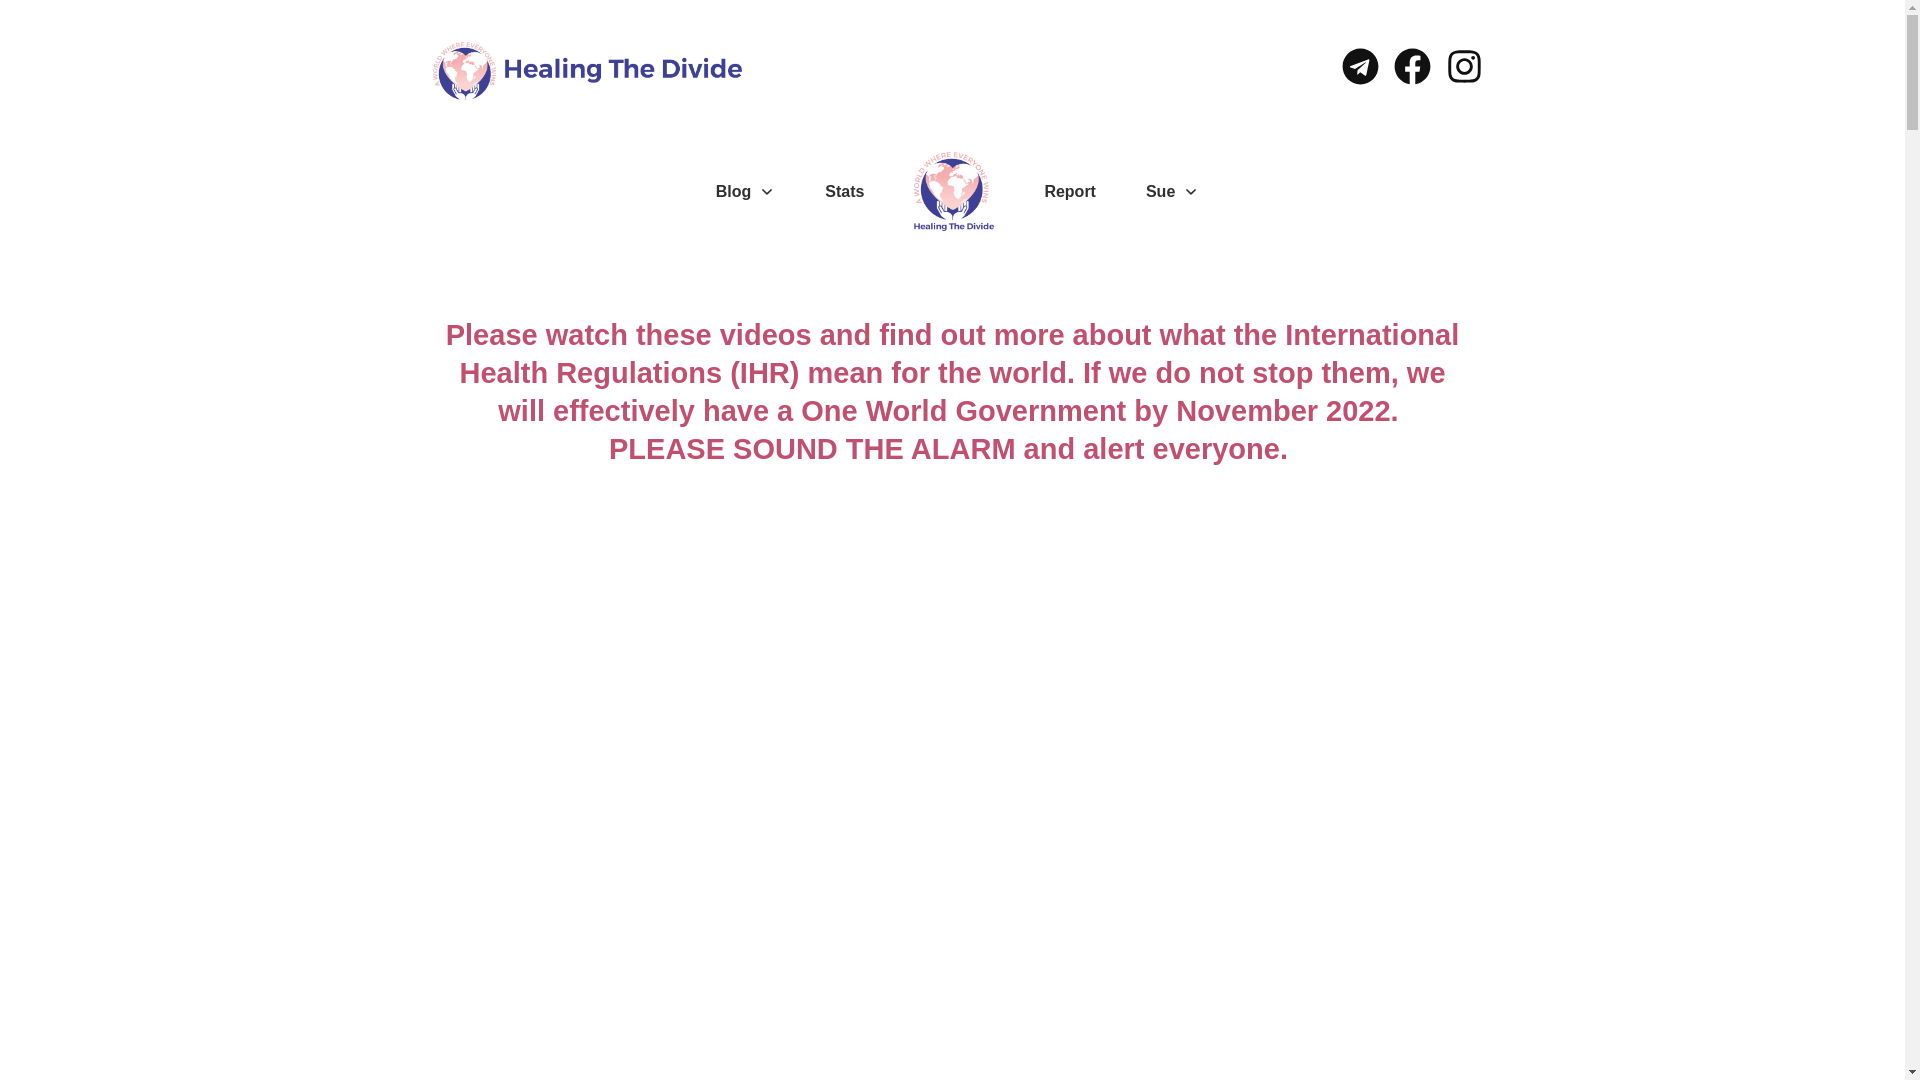 Image resolution: width=1920 pixels, height=1080 pixels. What do you see at coordinates (1172, 192) in the screenshot?
I see `'Sue'` at bounding box center [1172, 192].